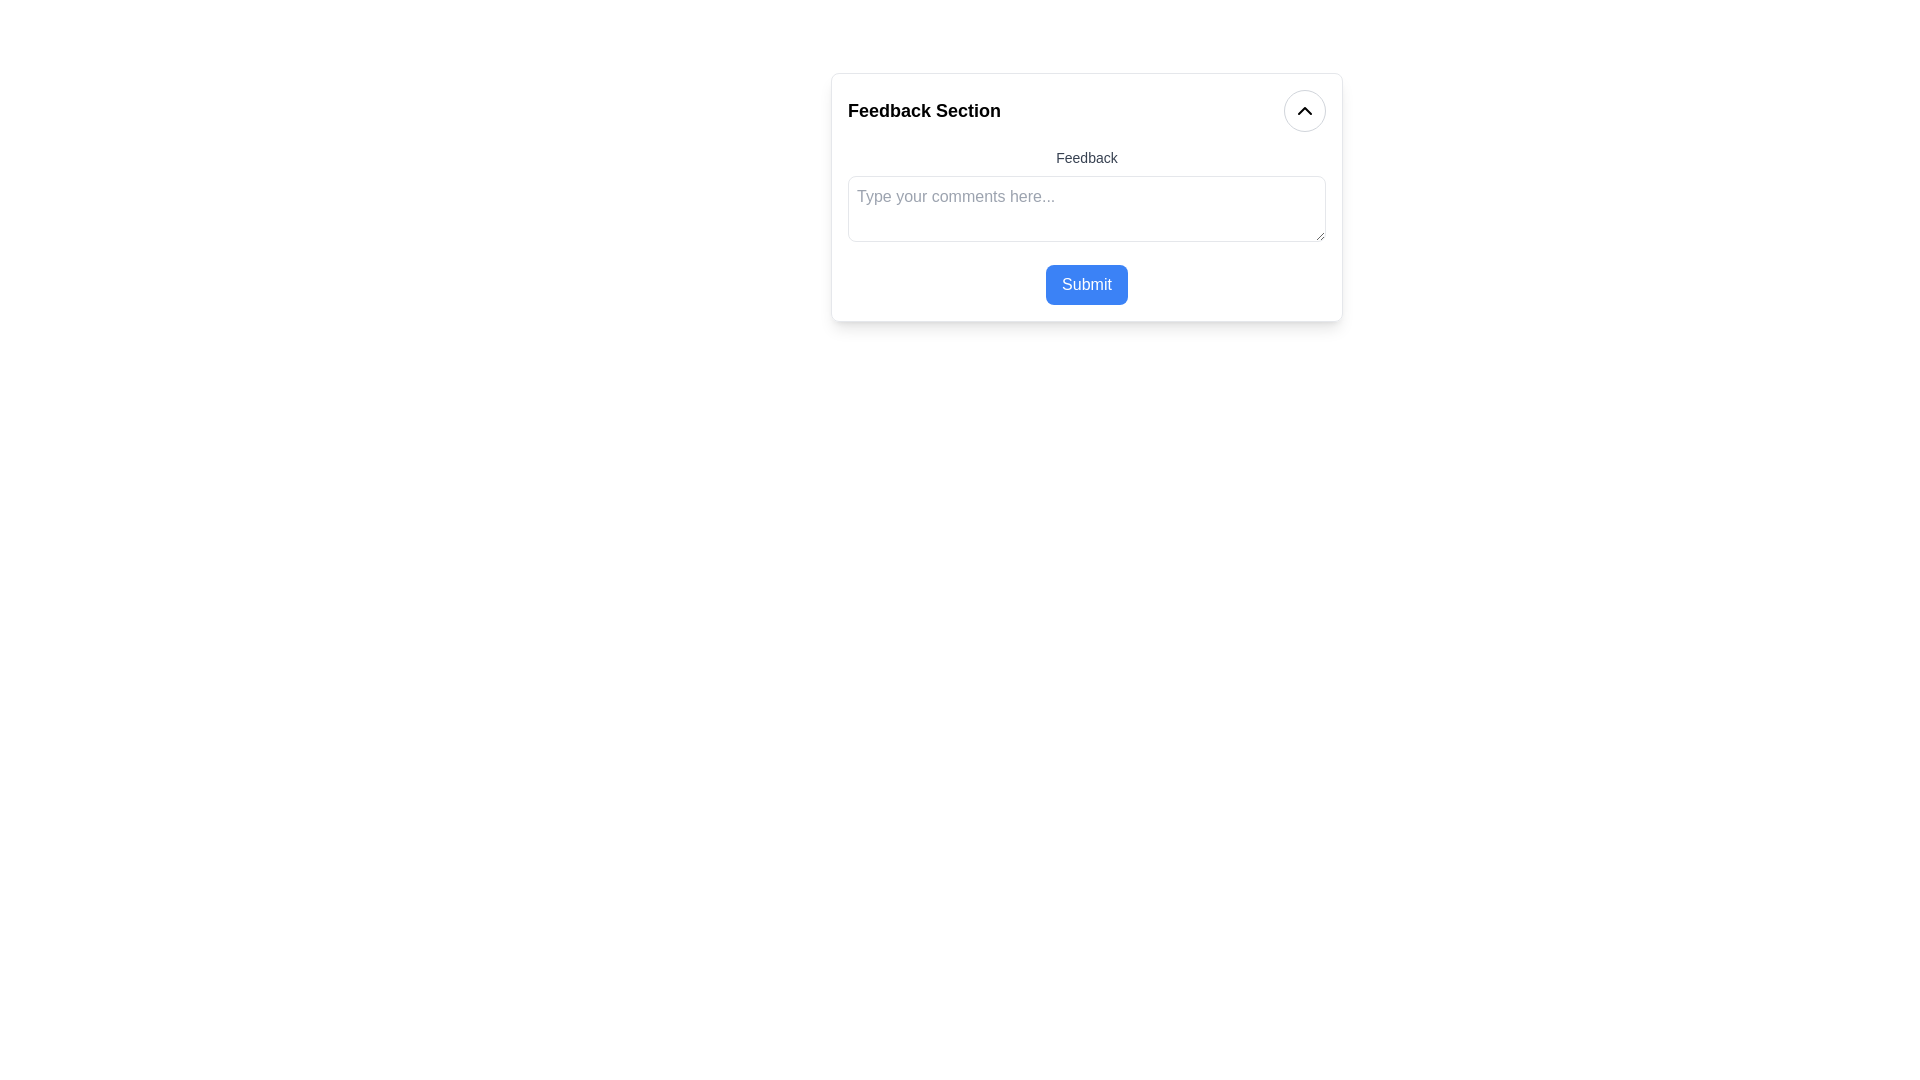 The image size is (1920, 1080). Describe the element at coordinates (1305, 111) in the screenshot. I see `the collapsible button located in the top-right corner of the 'Feedback Section'` at that location.